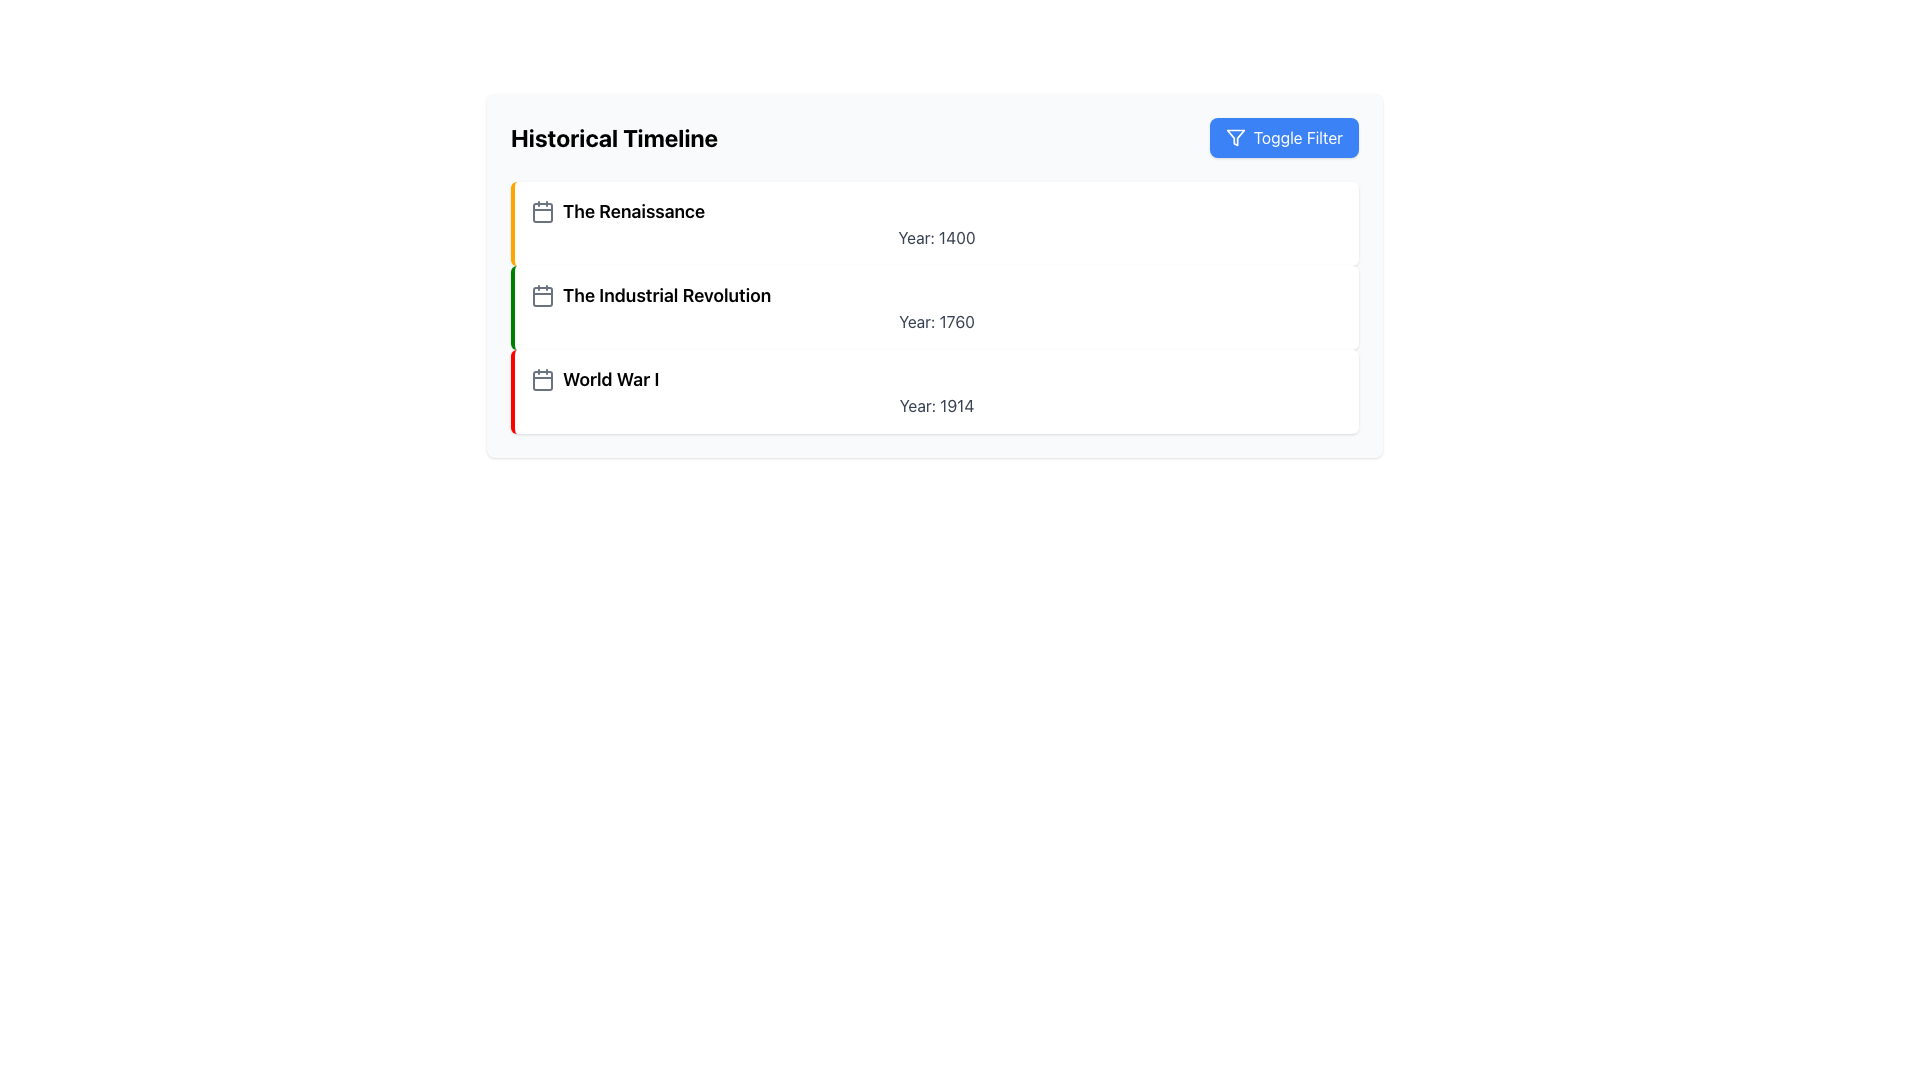 This screenshot has width=1920, height=1080. I want to click on the second item, so click(934, 308).